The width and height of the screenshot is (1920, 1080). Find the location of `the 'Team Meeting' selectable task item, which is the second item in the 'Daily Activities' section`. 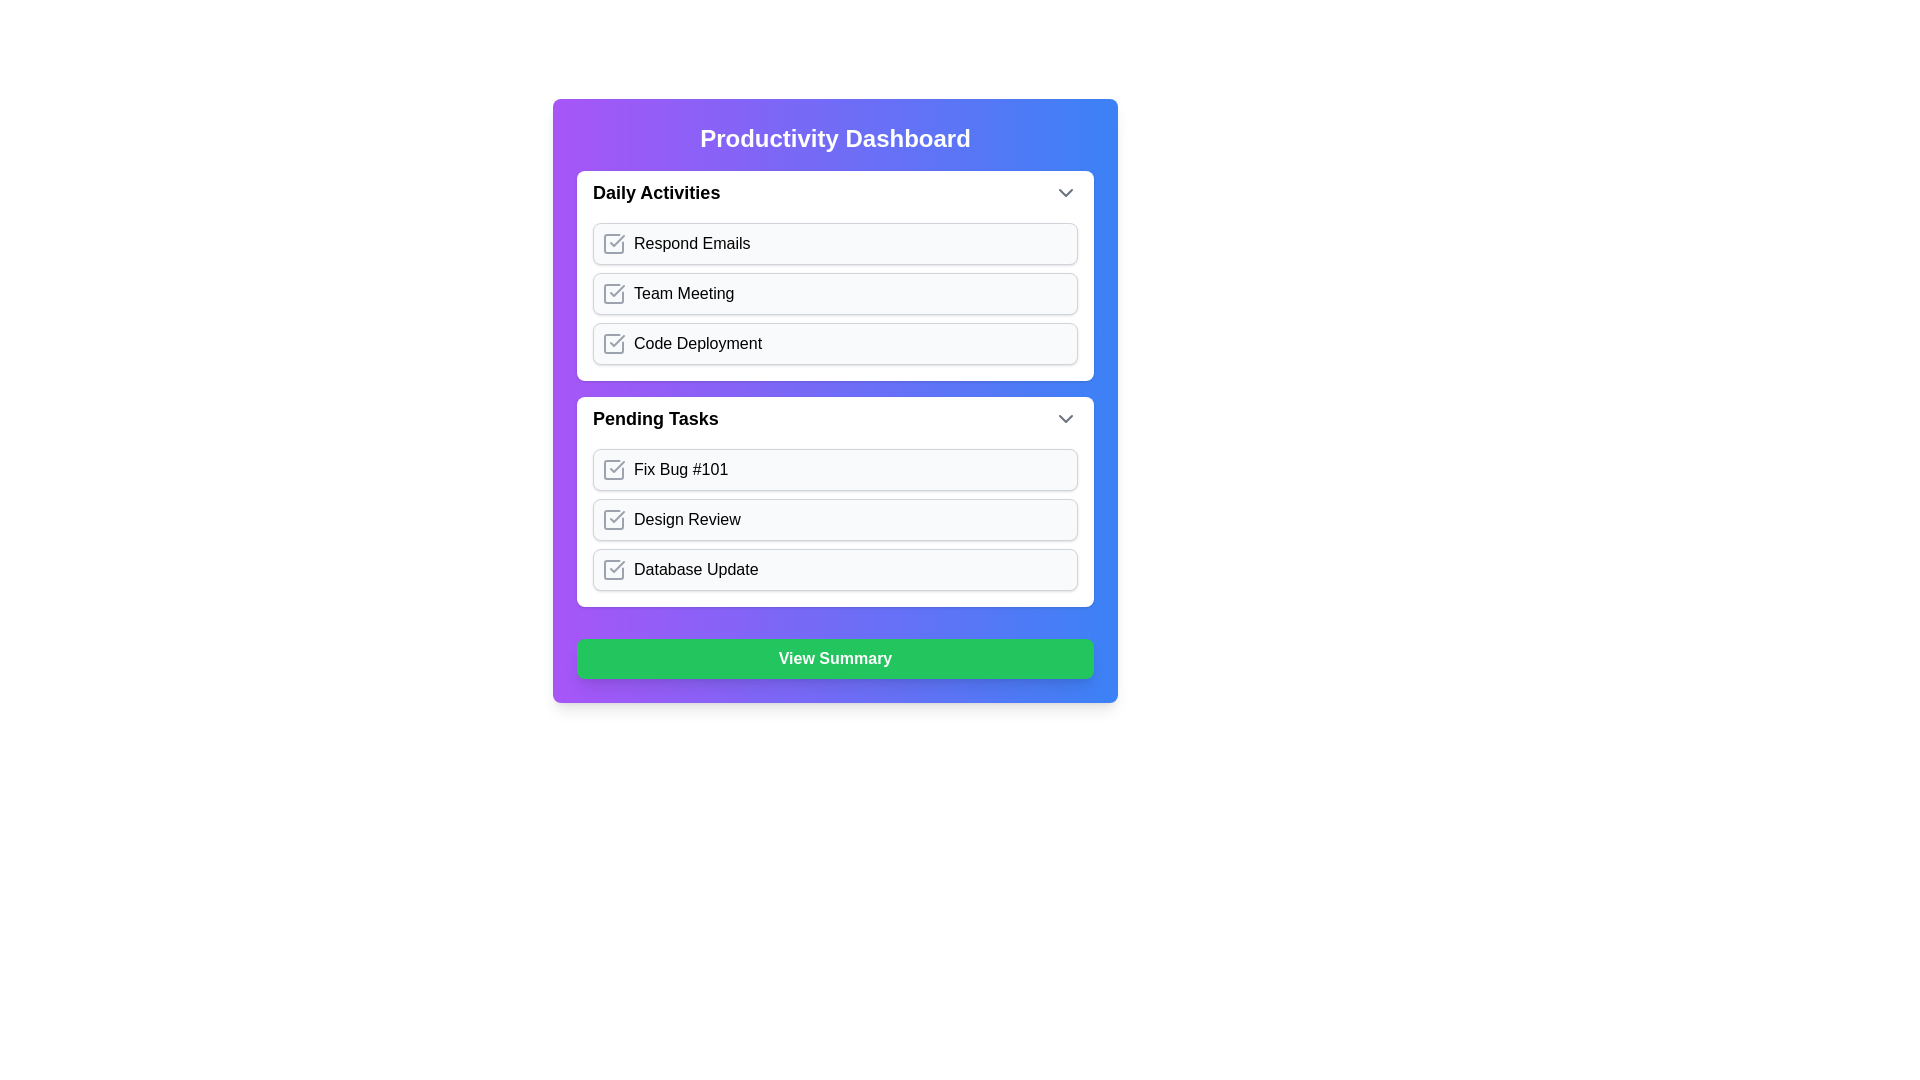

the 'Team Meeting' selectable task item, which is the second item in the 'Daily Activities' section is located at coordinates (835, 293).